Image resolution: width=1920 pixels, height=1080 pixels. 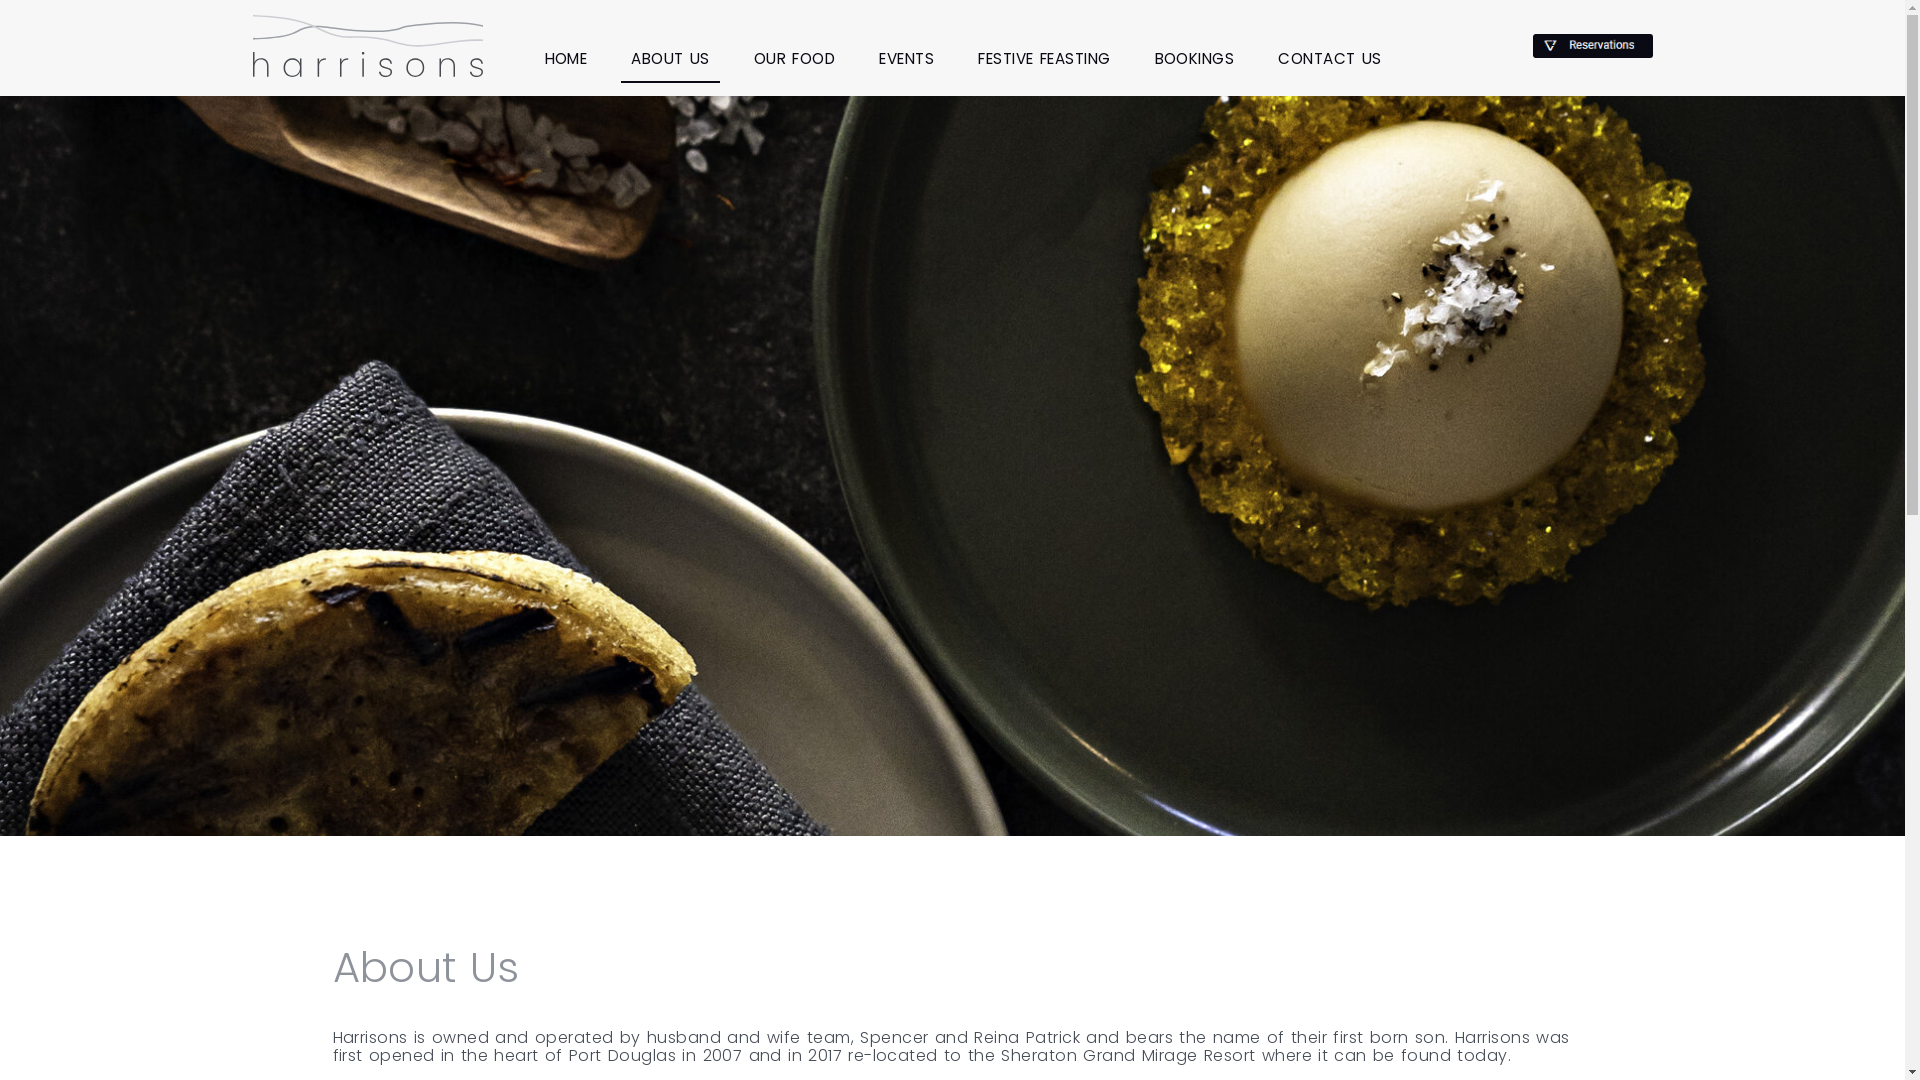 I want to click on 'BOOKINGS', so click(x=1194, y=57).